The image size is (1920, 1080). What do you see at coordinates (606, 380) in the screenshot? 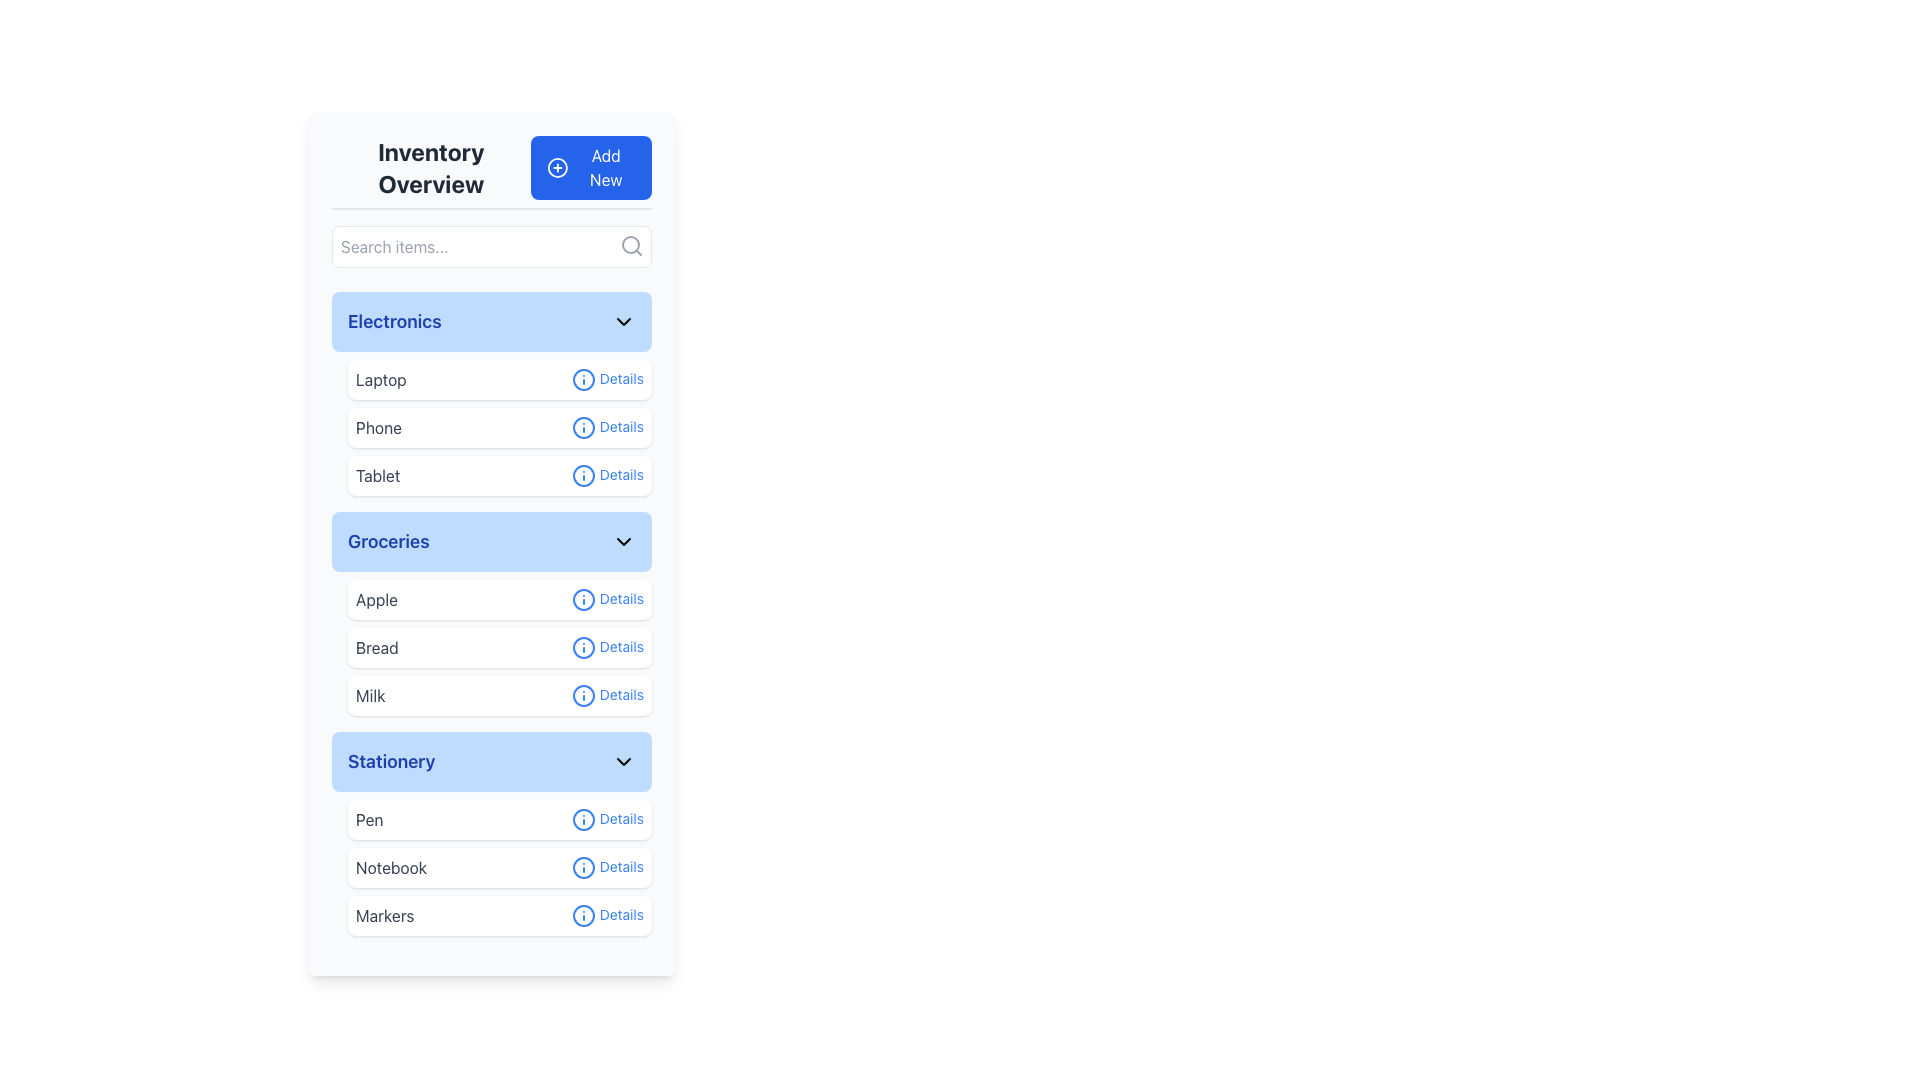
I see `the hyperlink labeled 'Details' which is styled in small blue font with an underline effect, located to the right of the text 'Laptop' in the 'Electronics' category section` at bounding box center [606, 380].